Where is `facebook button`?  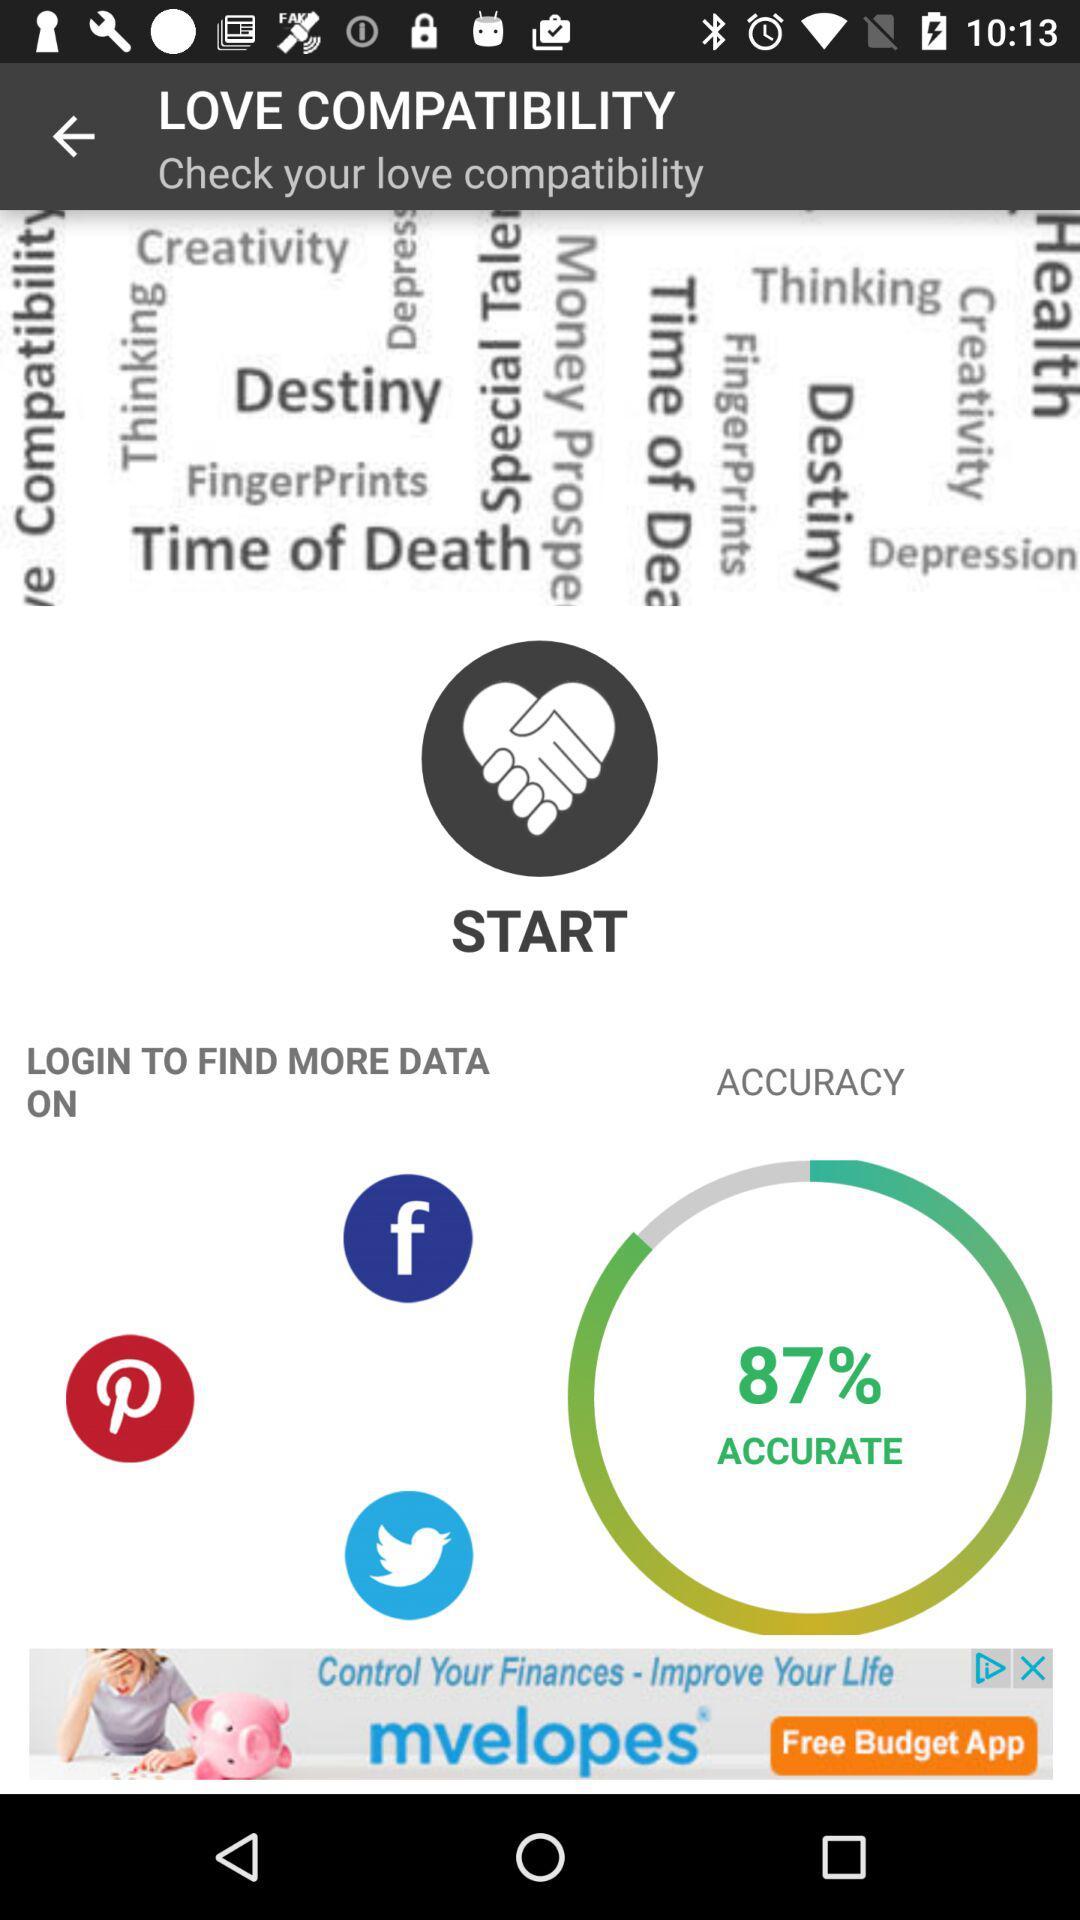 facebook button is located at coordinates (407, 1237).